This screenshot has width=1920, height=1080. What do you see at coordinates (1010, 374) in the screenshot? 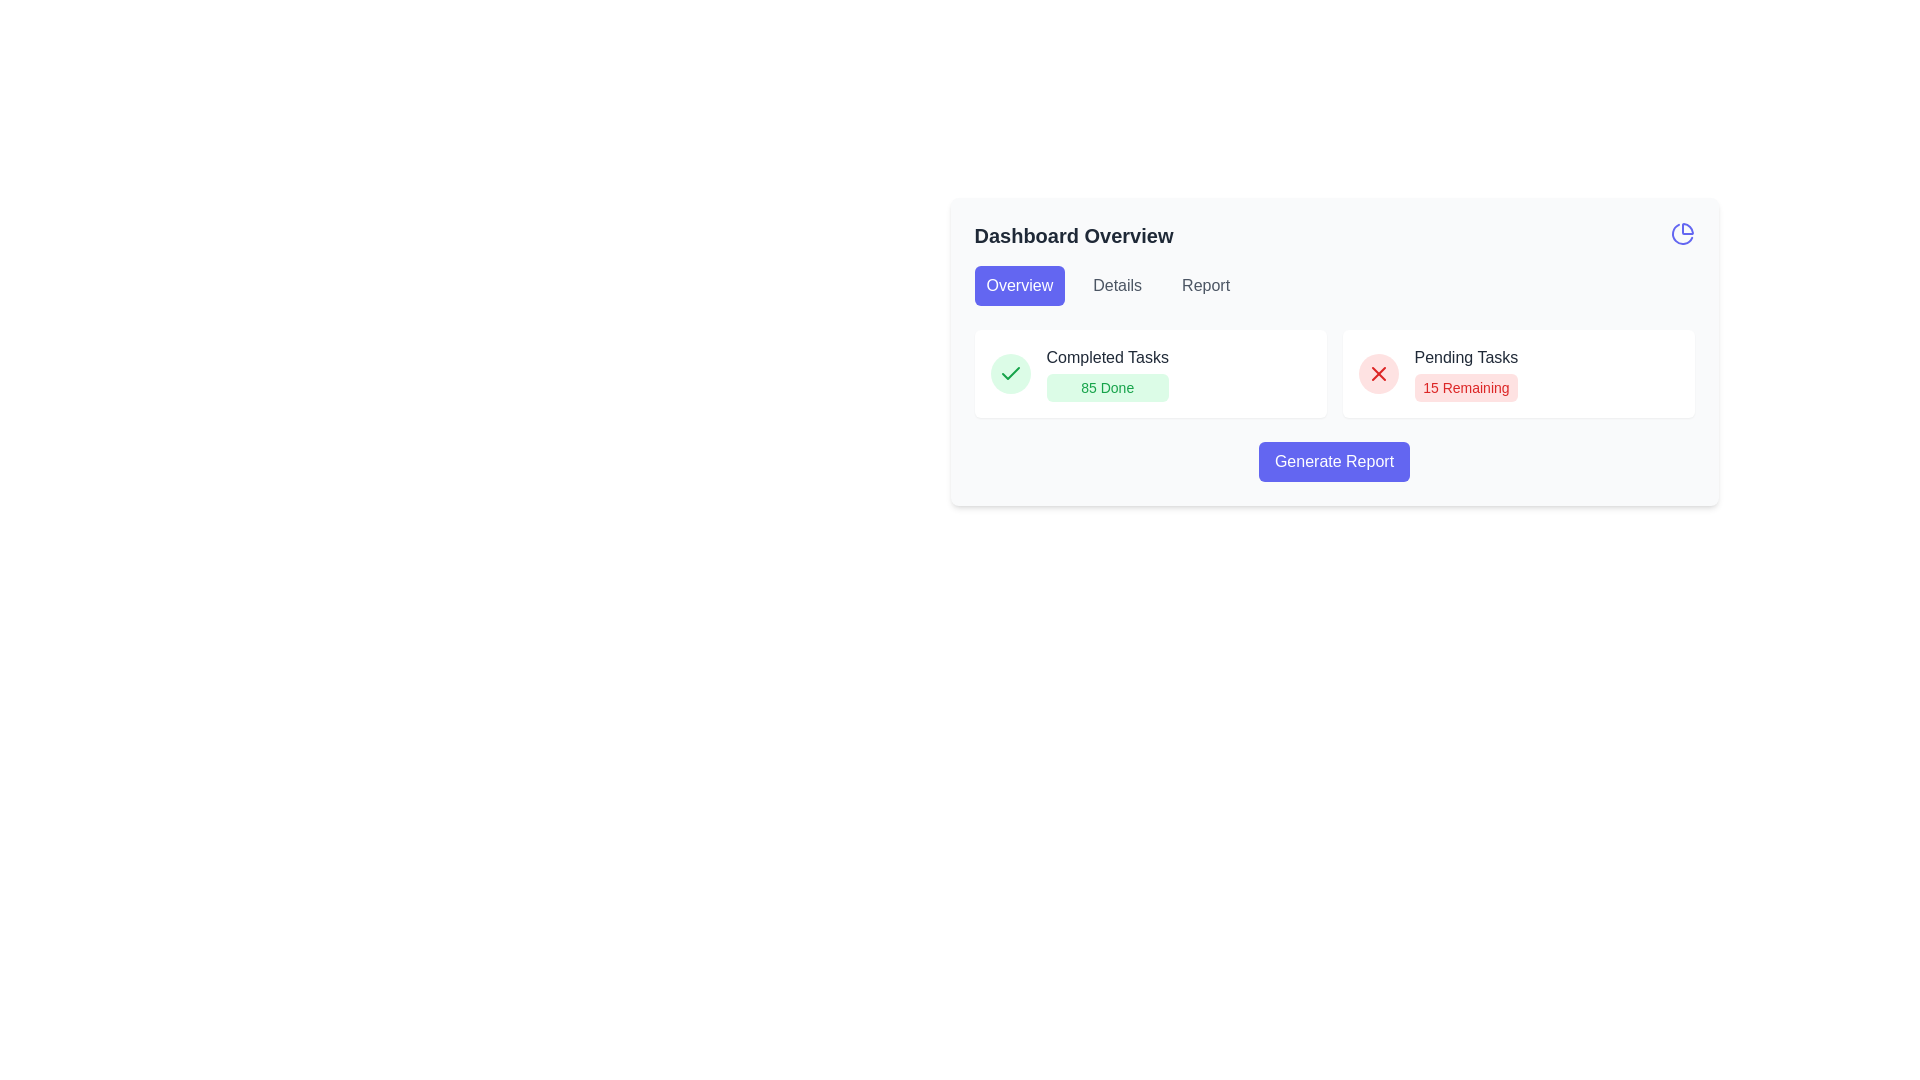
I see `the light green circle icon with a green checkmark that indicates 'Completed Tasks' in the top-left corner of the card layout` at bounding box center [1010, 374].